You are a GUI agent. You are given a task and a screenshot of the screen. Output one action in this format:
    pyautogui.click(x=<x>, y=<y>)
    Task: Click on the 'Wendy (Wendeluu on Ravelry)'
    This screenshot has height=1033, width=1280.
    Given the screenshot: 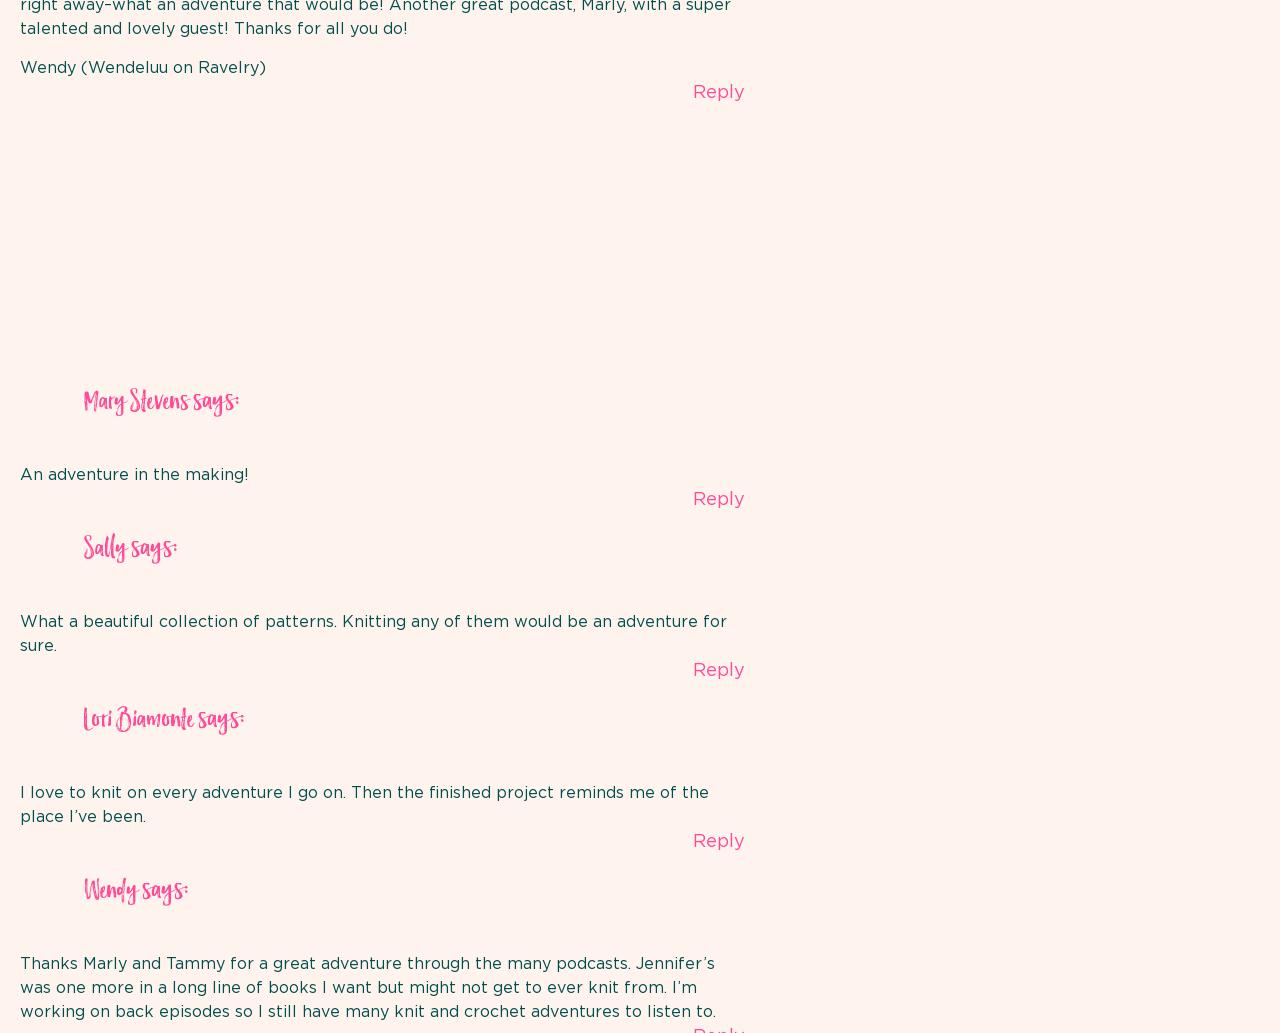 What is the action you would take?
    pyautogui.click(x=141, y=67)
    